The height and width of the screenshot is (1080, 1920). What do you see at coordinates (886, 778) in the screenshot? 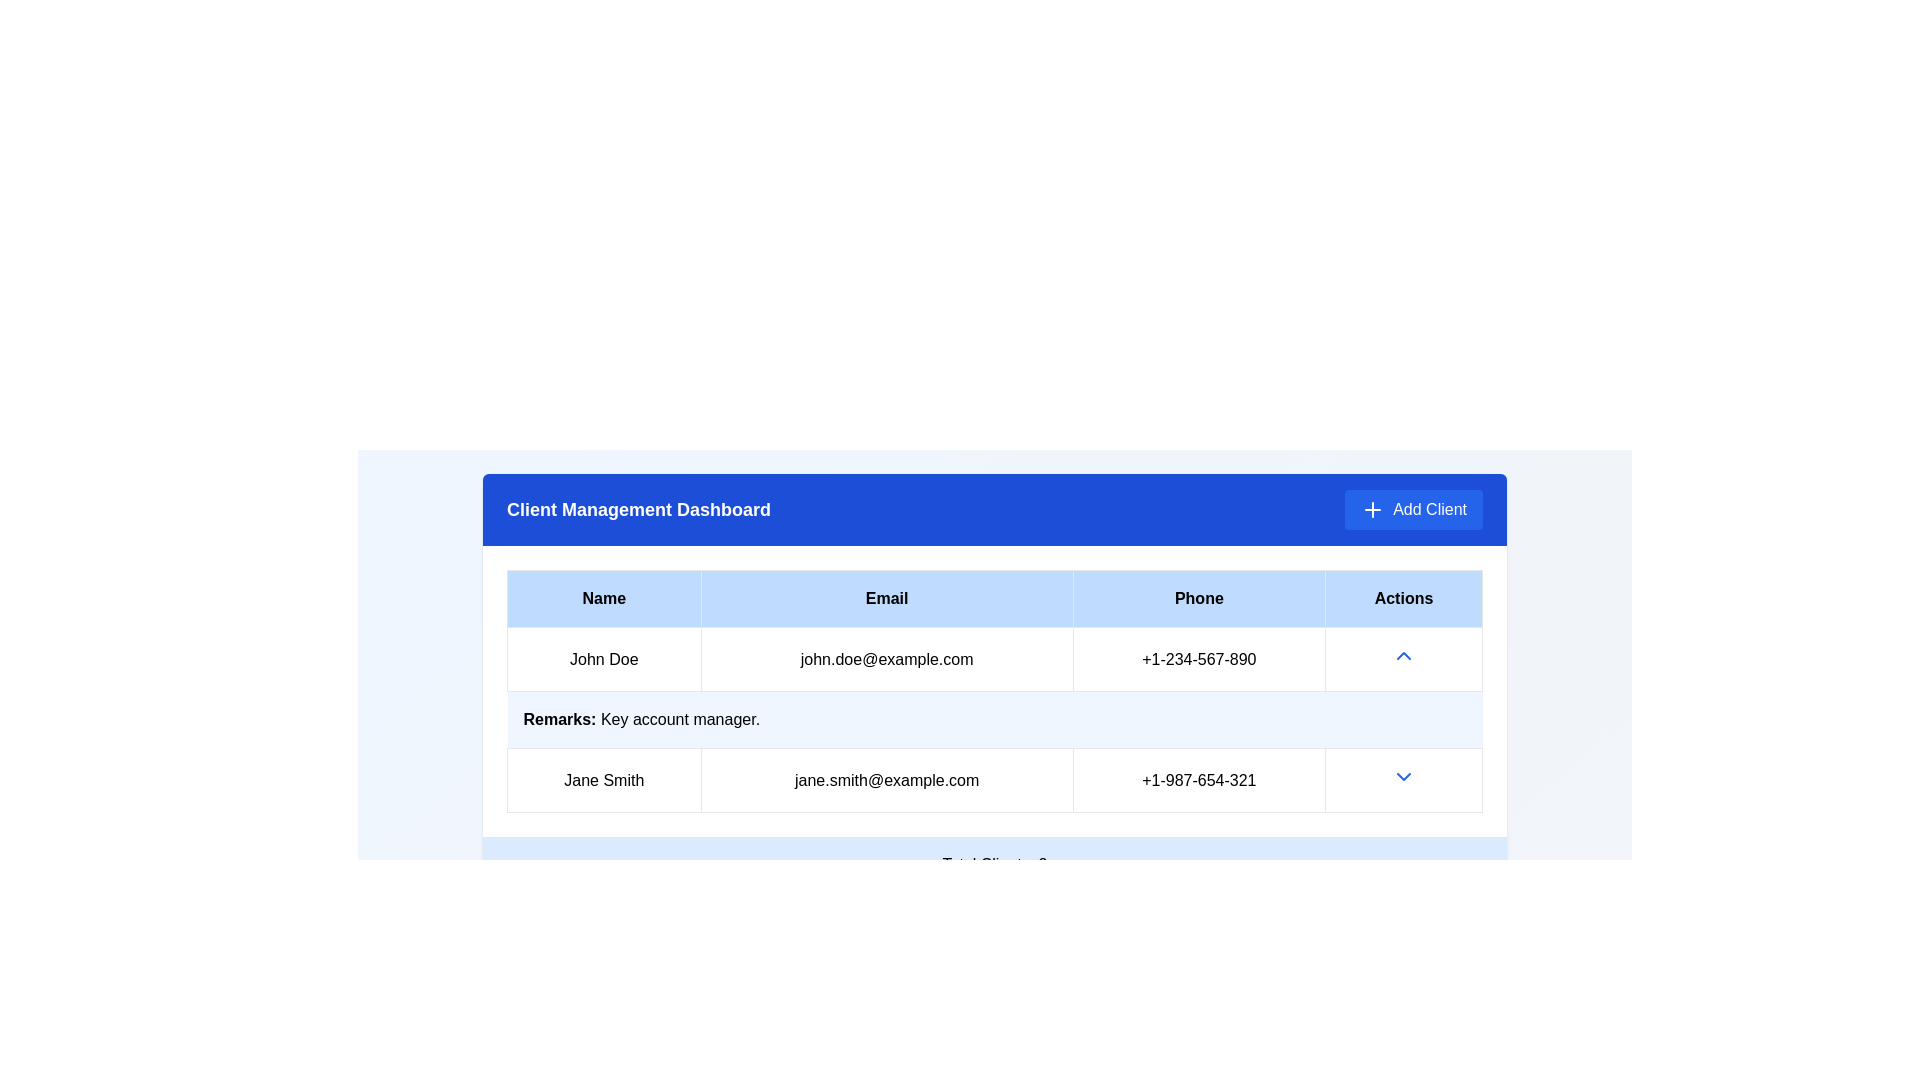
I see `the email text associated with 'Jane Smith' in the 'Email' column of the 'Client Management Dashboard' for further actions` at bounding box center [886, 778].